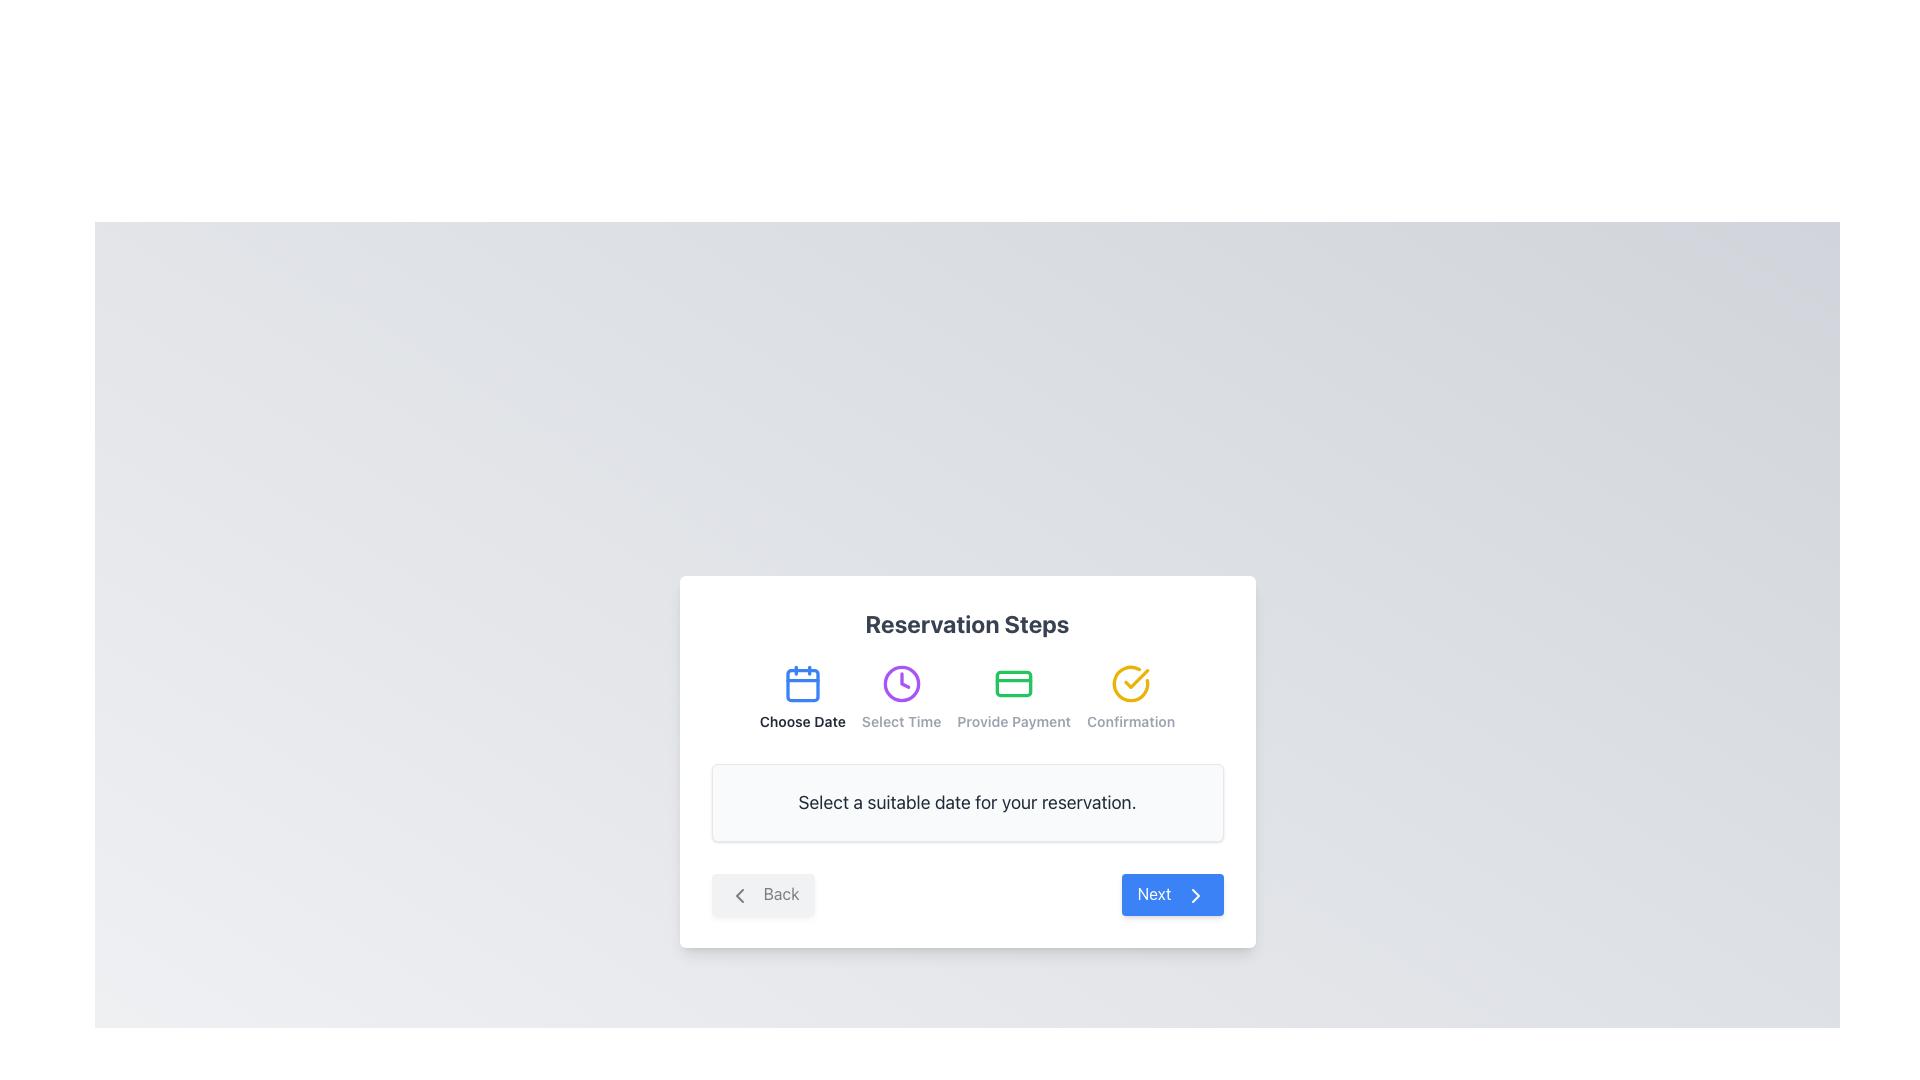 This screenshot has height=1080, width=1920. Describe the element at coordinates (802, 684) in the screenshot. I see `the graphical rectangle component that is part of the 'Choose Date' calendar icon located in the upper section of the interface` at that location.